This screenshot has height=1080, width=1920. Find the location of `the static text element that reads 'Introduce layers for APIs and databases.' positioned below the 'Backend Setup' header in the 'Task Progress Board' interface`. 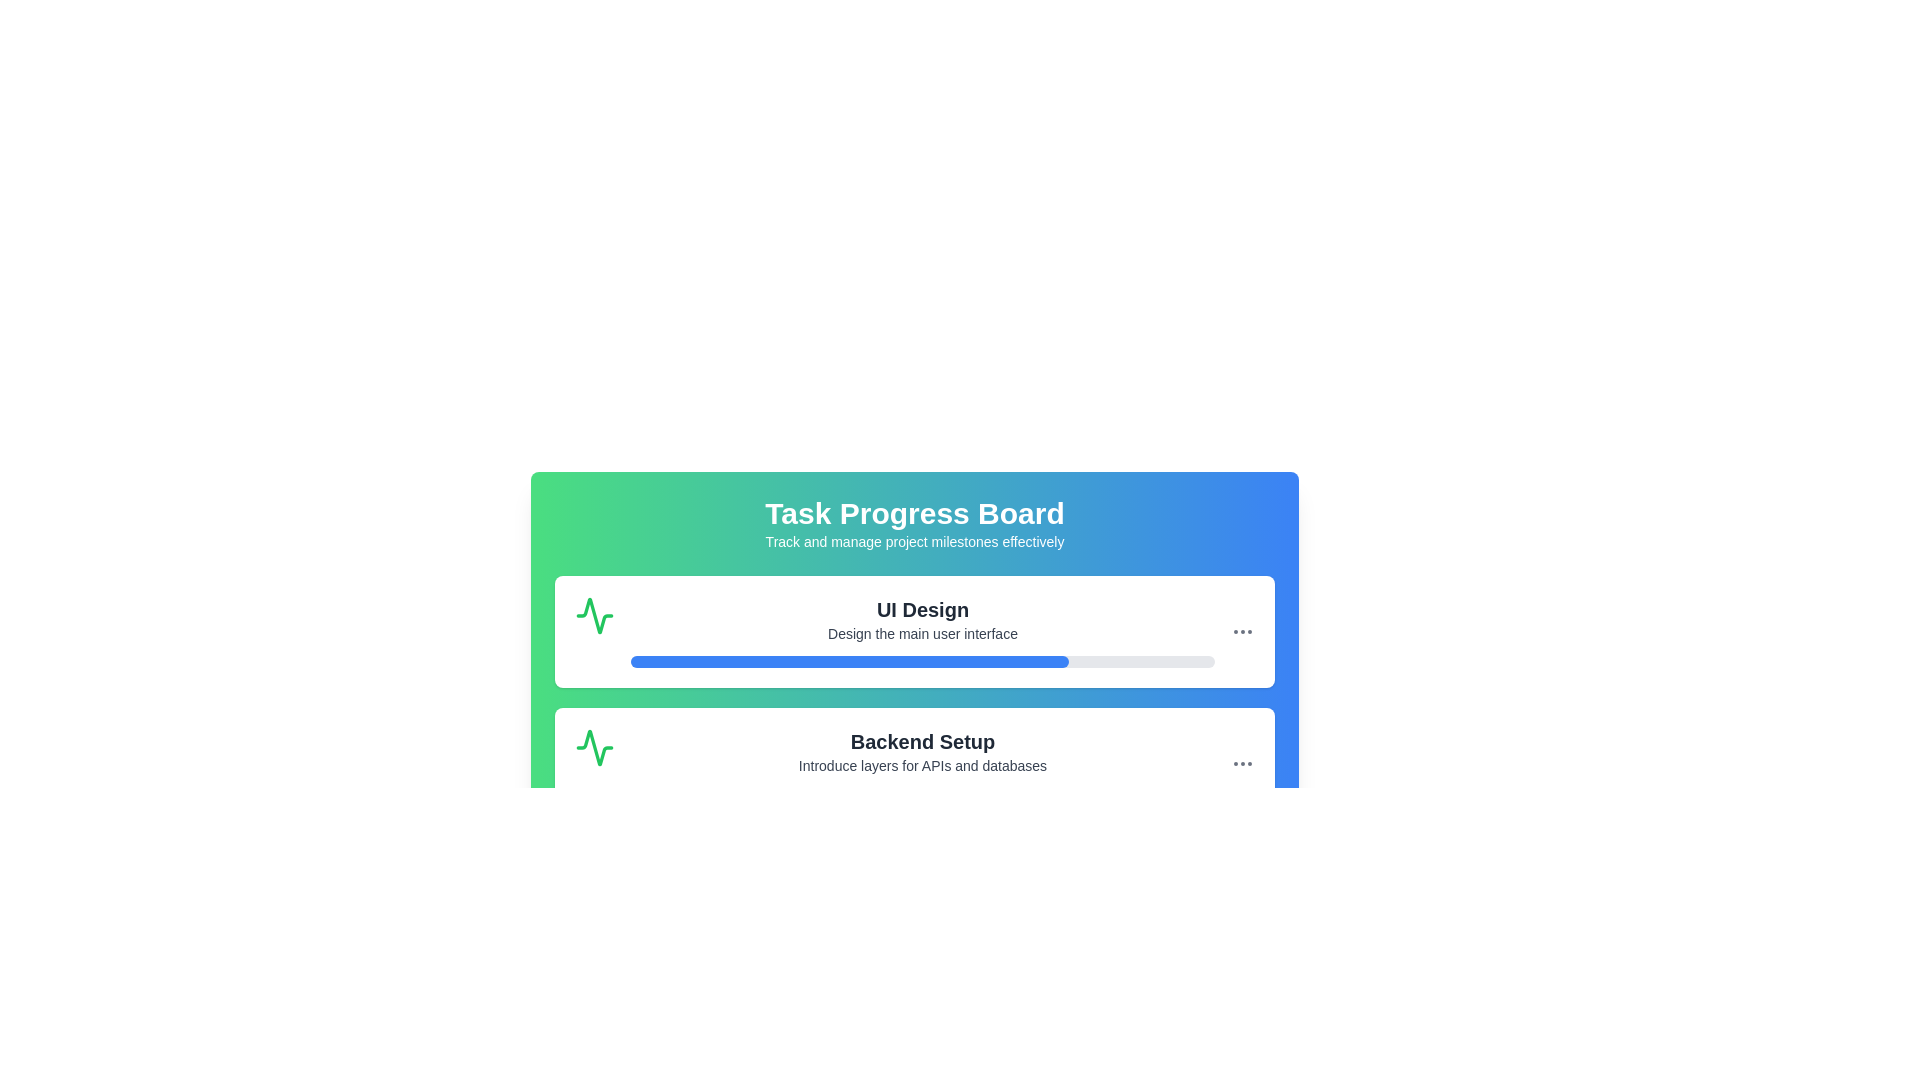

the static text element that reads 'Introduce layers for APIs and databases.' positioned below the 'Backend Setup' header in the 'Task Progress Board' interface is located at coordinates (921, 765).